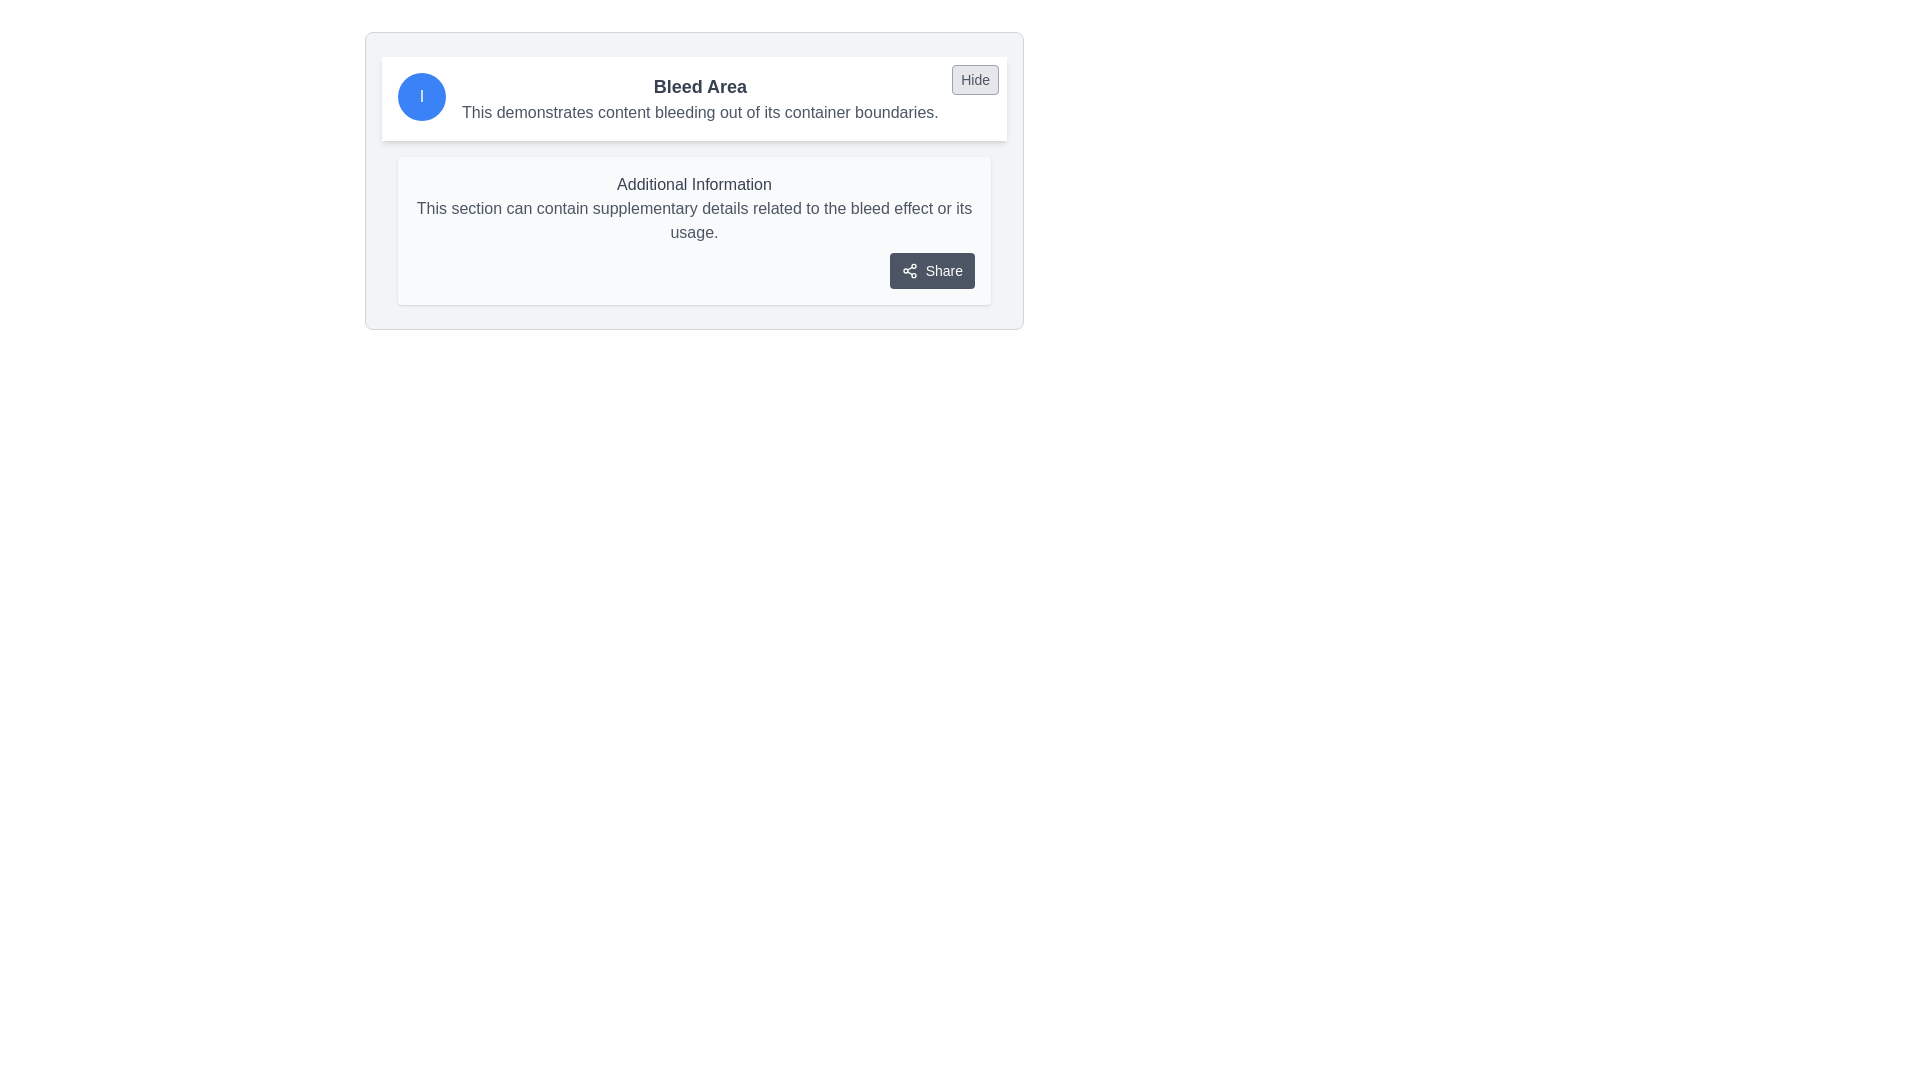 The height and width of the screenshot is (1080, 1920). Describe the element at coordinates (694, 220) in the screenshot. I see `text content in the Text block element styled with gray font, located below the 'Additional Information' title` at that location.